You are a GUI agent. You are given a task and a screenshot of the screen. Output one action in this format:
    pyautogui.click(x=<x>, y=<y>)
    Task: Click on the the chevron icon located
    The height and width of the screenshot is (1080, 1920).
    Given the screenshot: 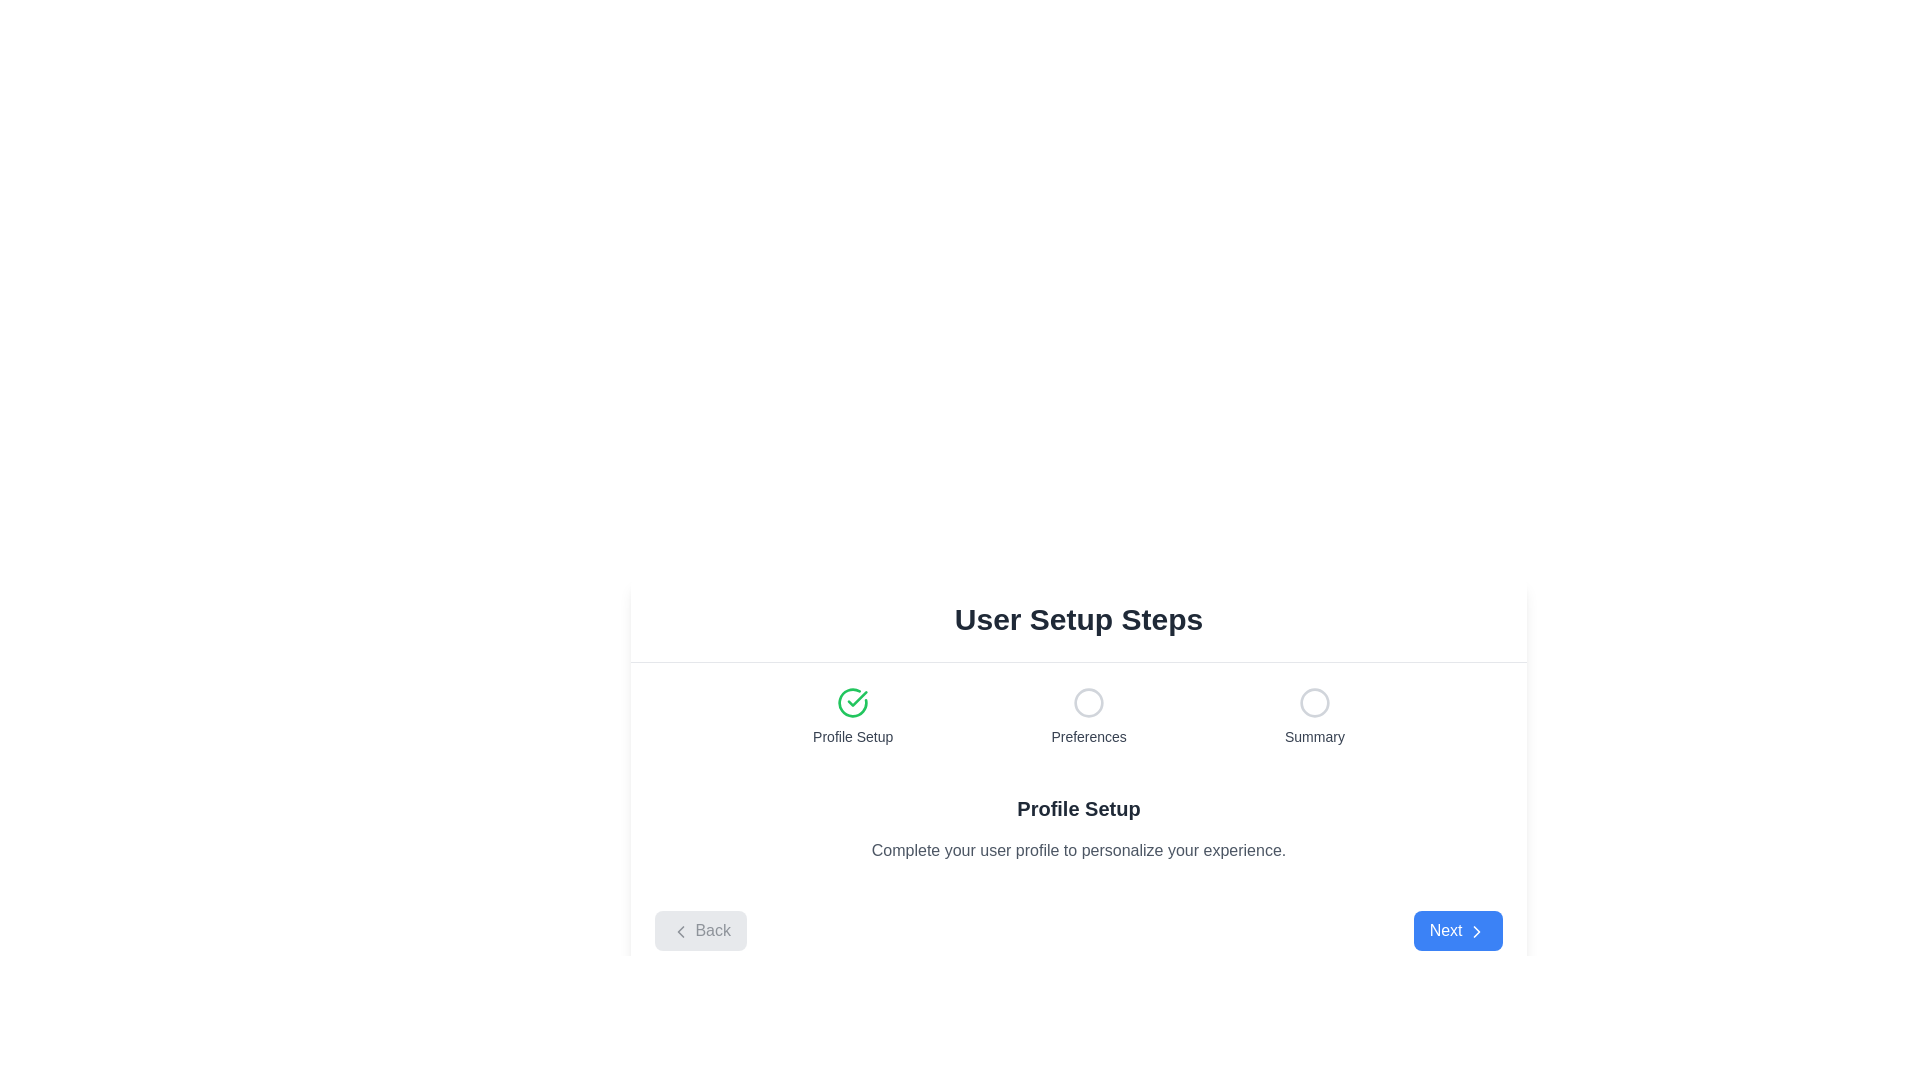 What is the action you would take?
    pyautogui.click(x=1477, y=930)
    